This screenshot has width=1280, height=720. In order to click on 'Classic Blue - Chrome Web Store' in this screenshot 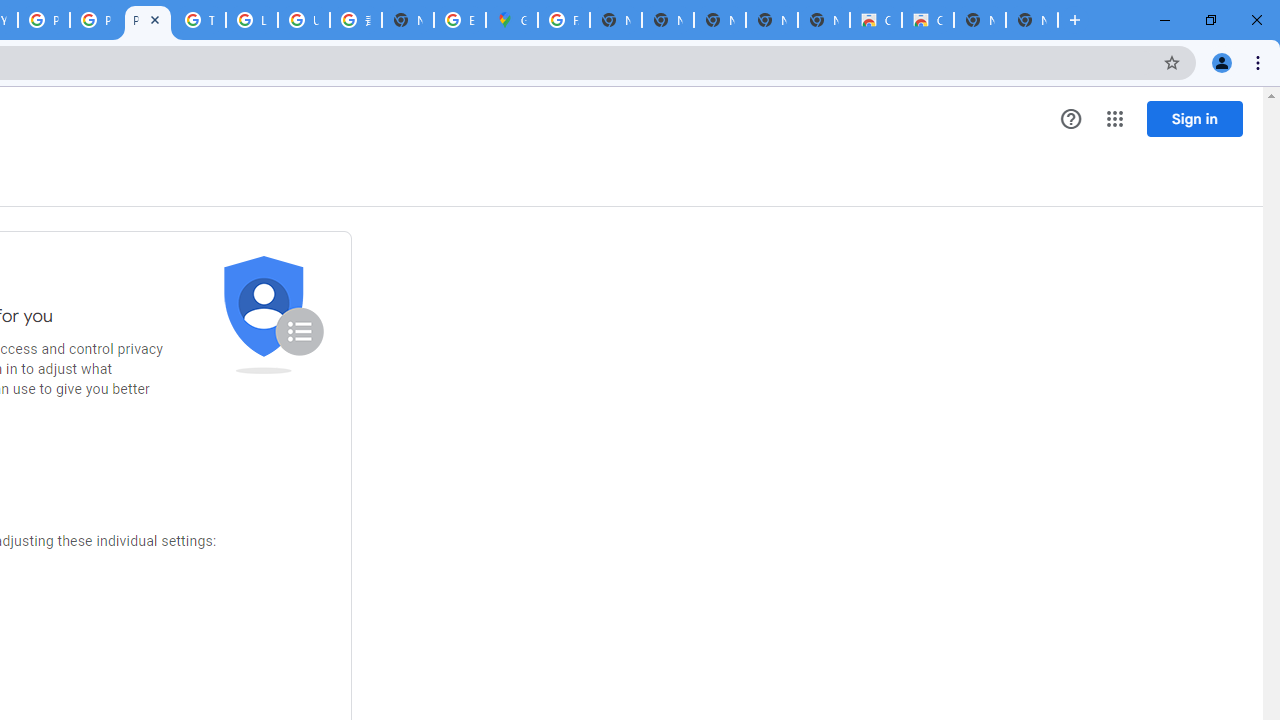, I will do `click(927, 20)`.